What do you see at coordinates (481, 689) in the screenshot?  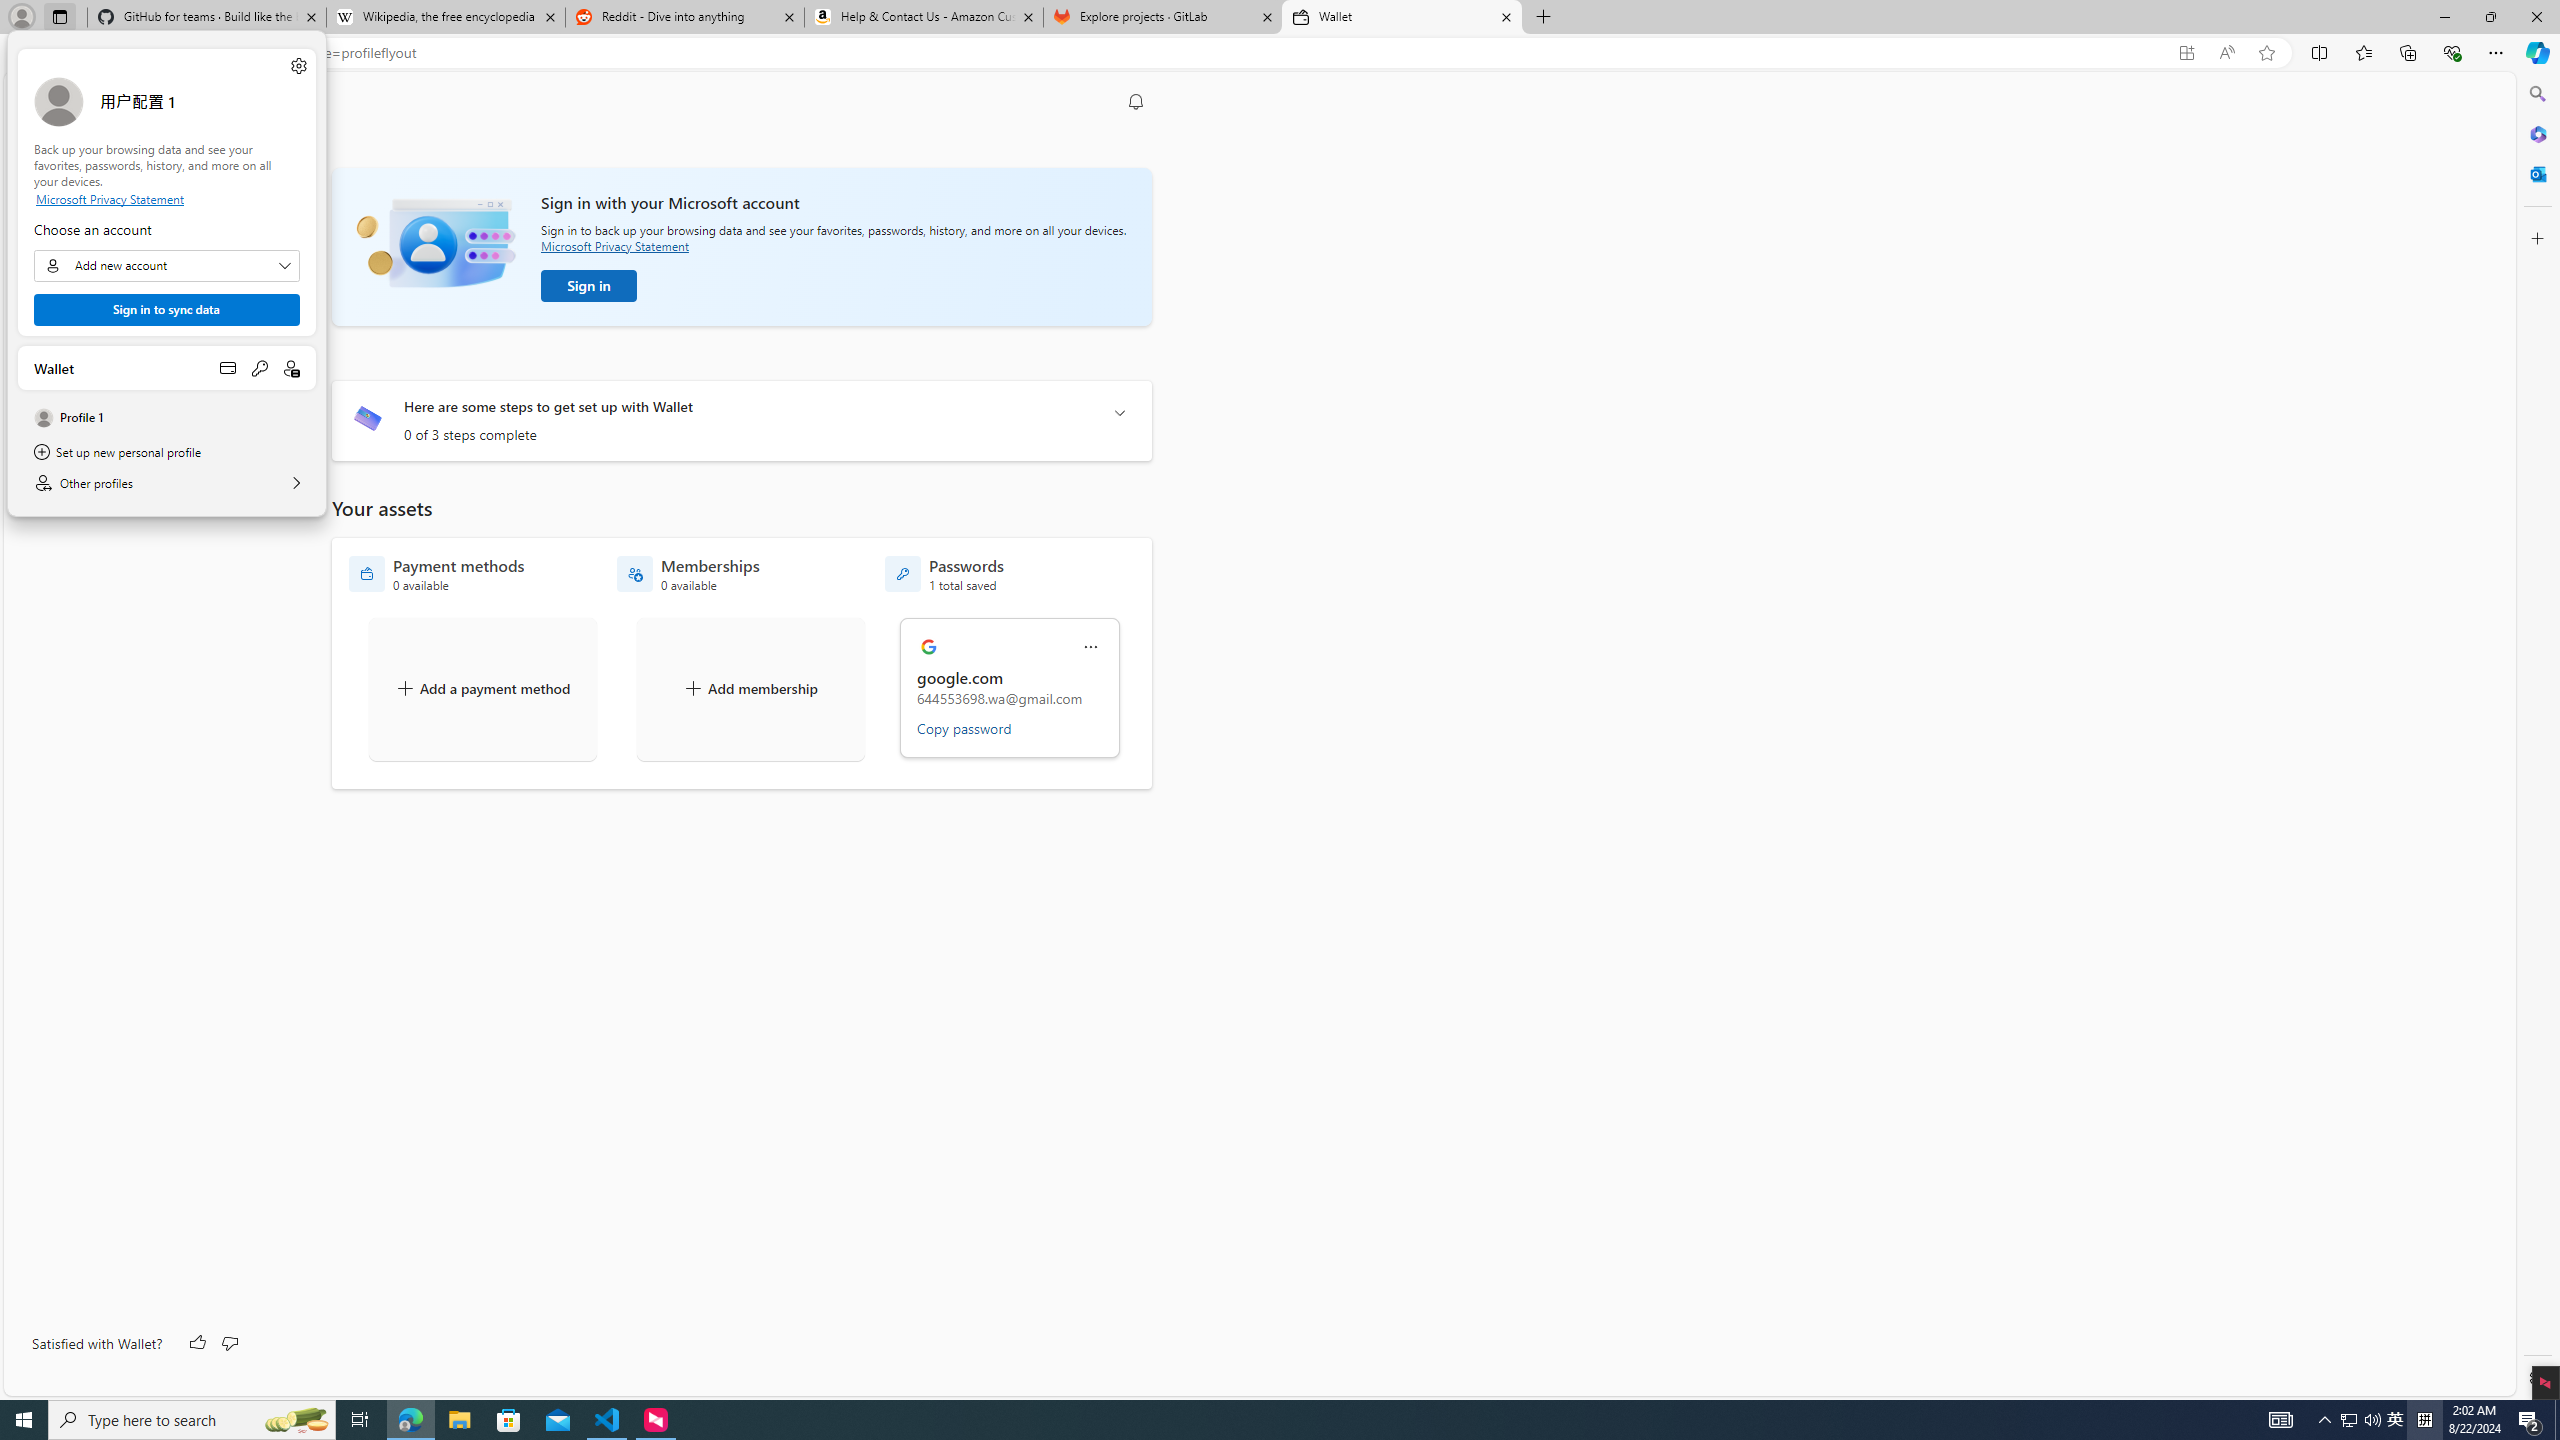 I see `'Add a payment method'` at bounding box center [481, 689].